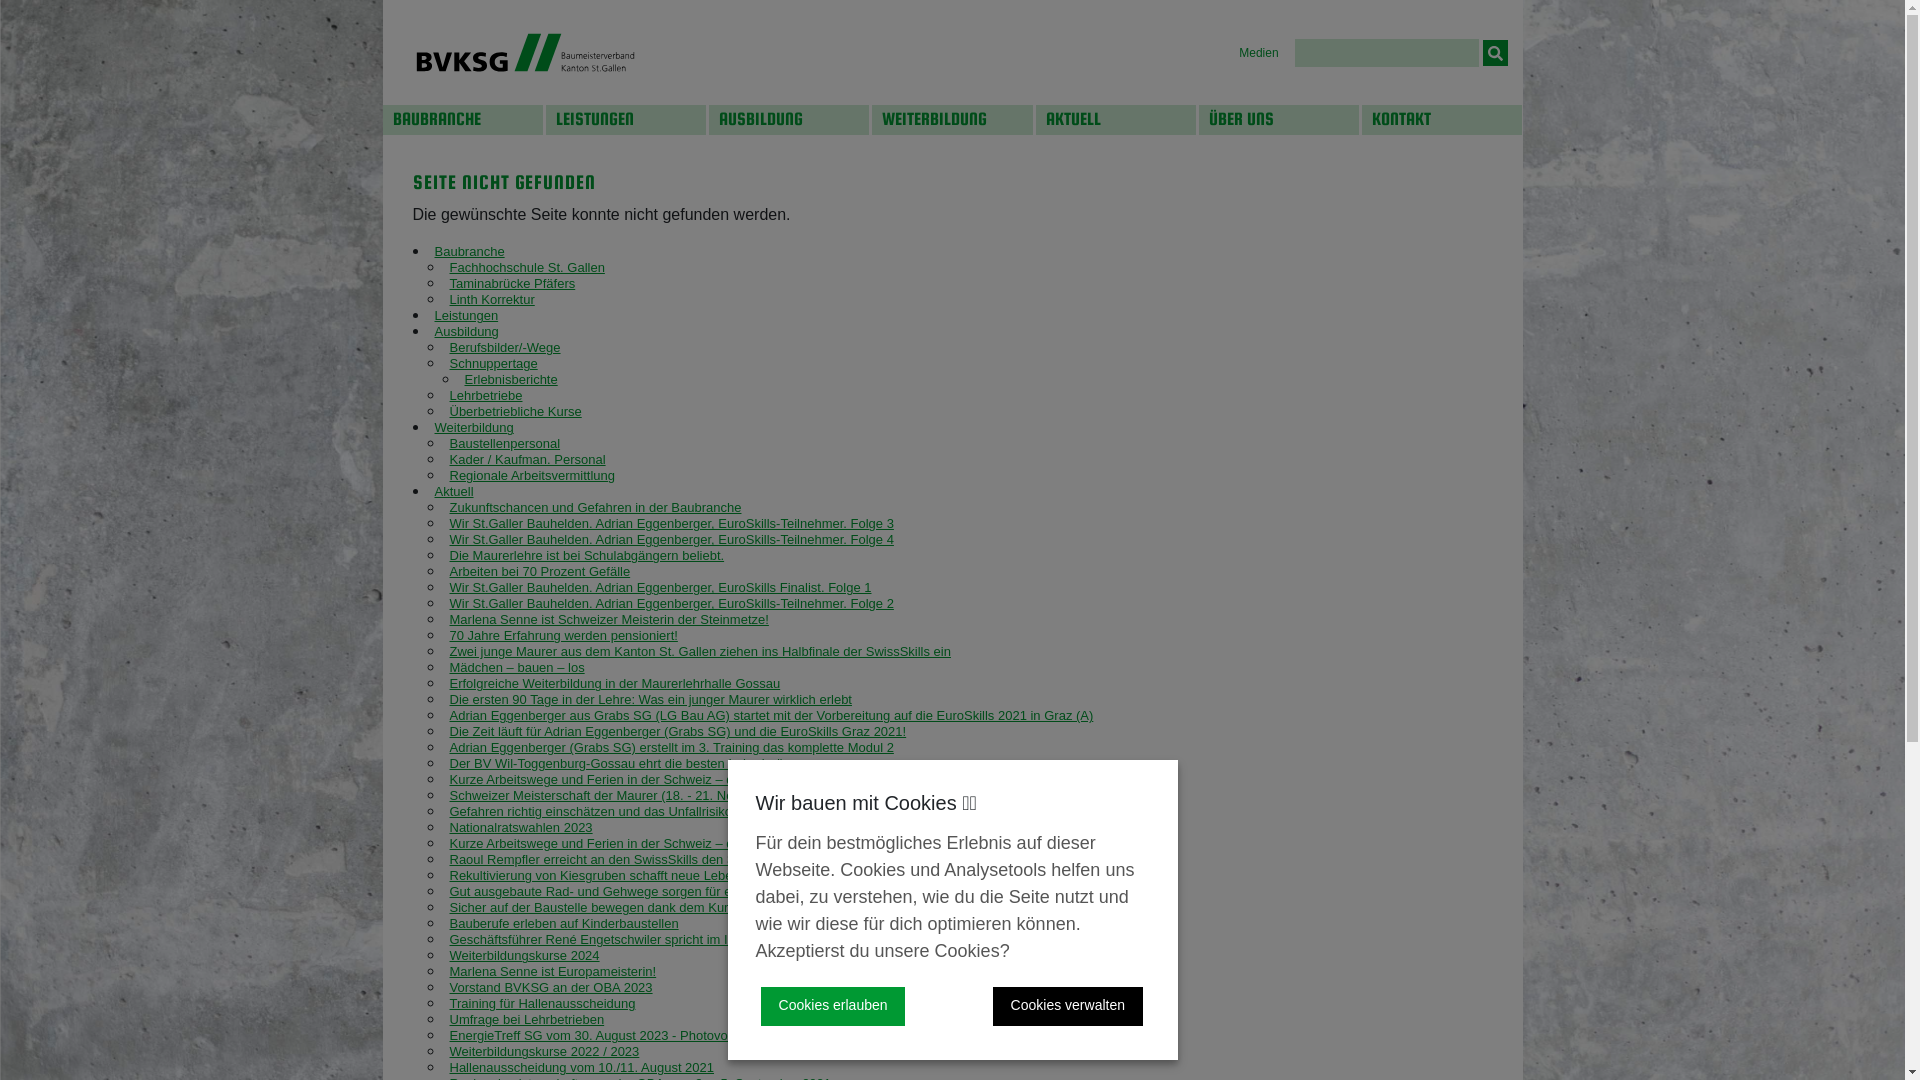 The width and height of the screenshot is (1920, 1080). I want to click on 'Weiterbildungskurse 2022 / 2023', so click(545, 1050).